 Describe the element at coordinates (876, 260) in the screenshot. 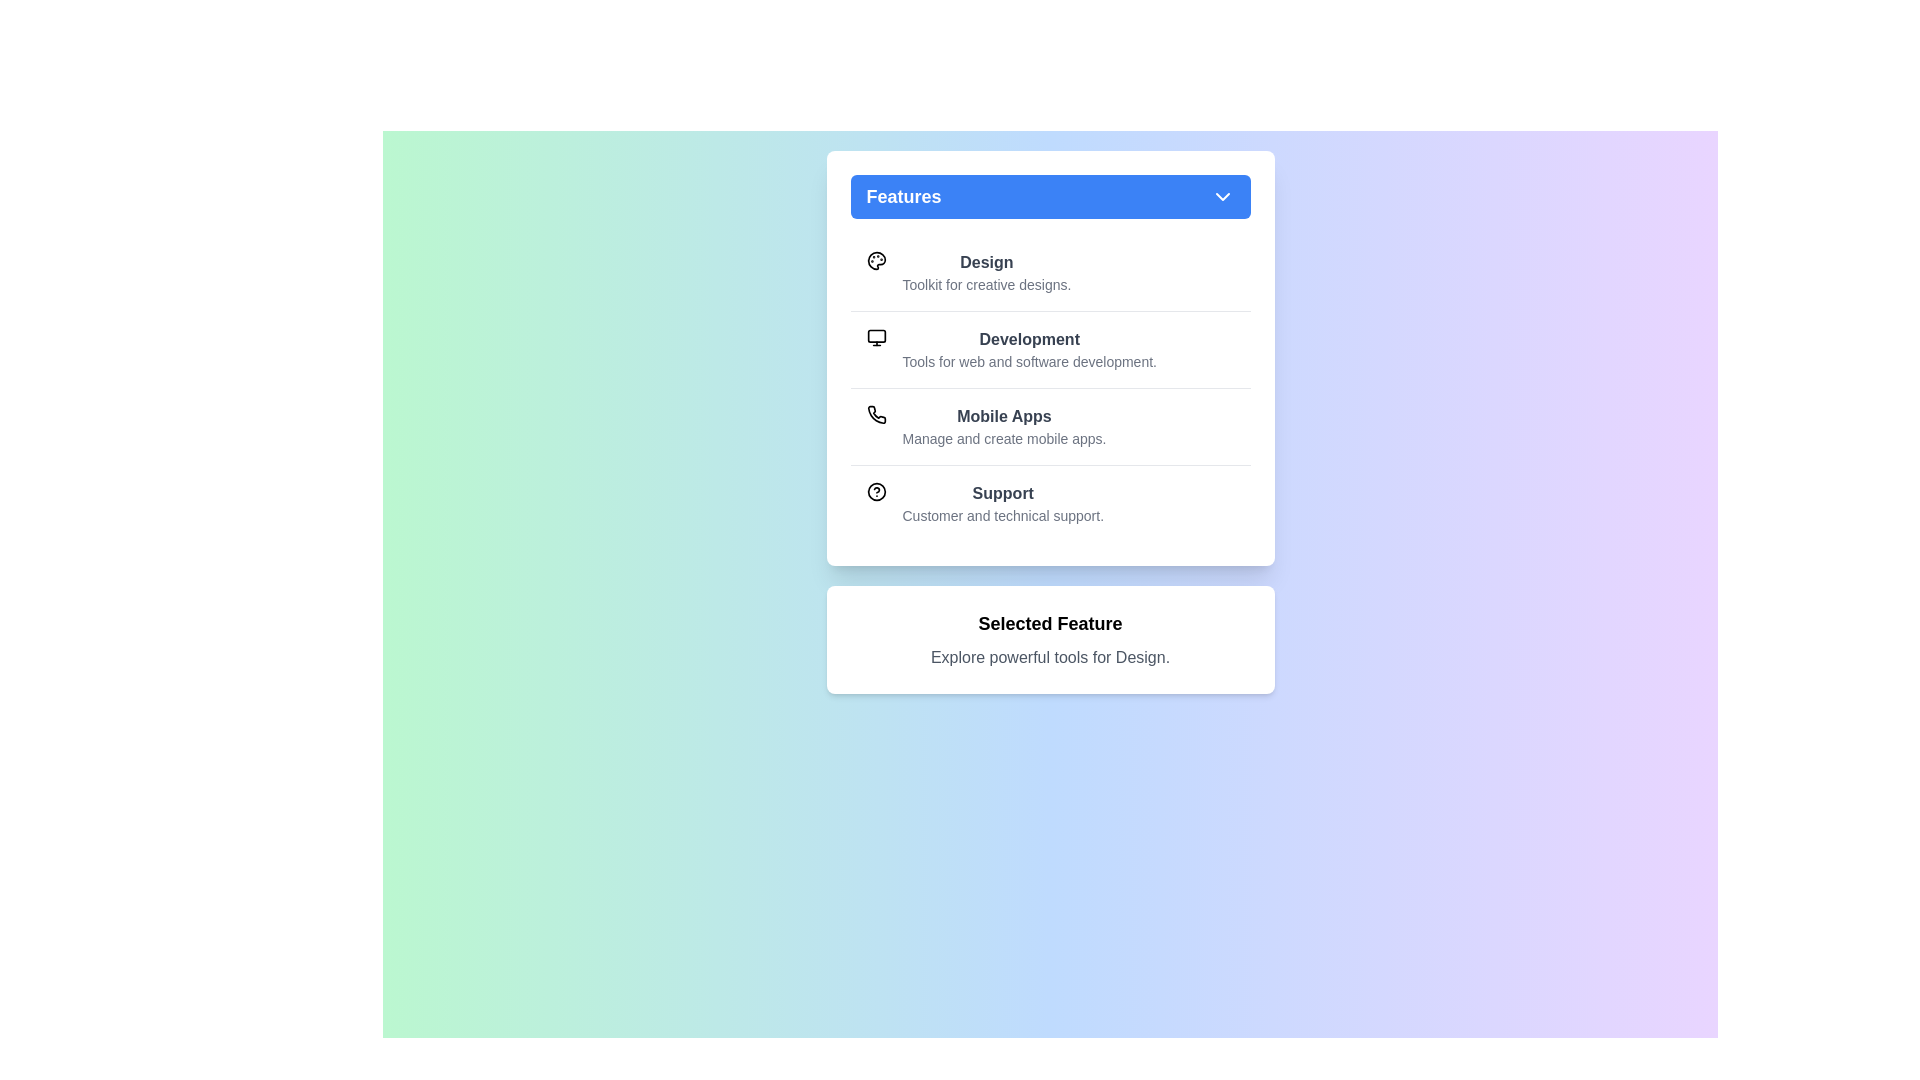

I see `the icon for the feature Design` at that location.